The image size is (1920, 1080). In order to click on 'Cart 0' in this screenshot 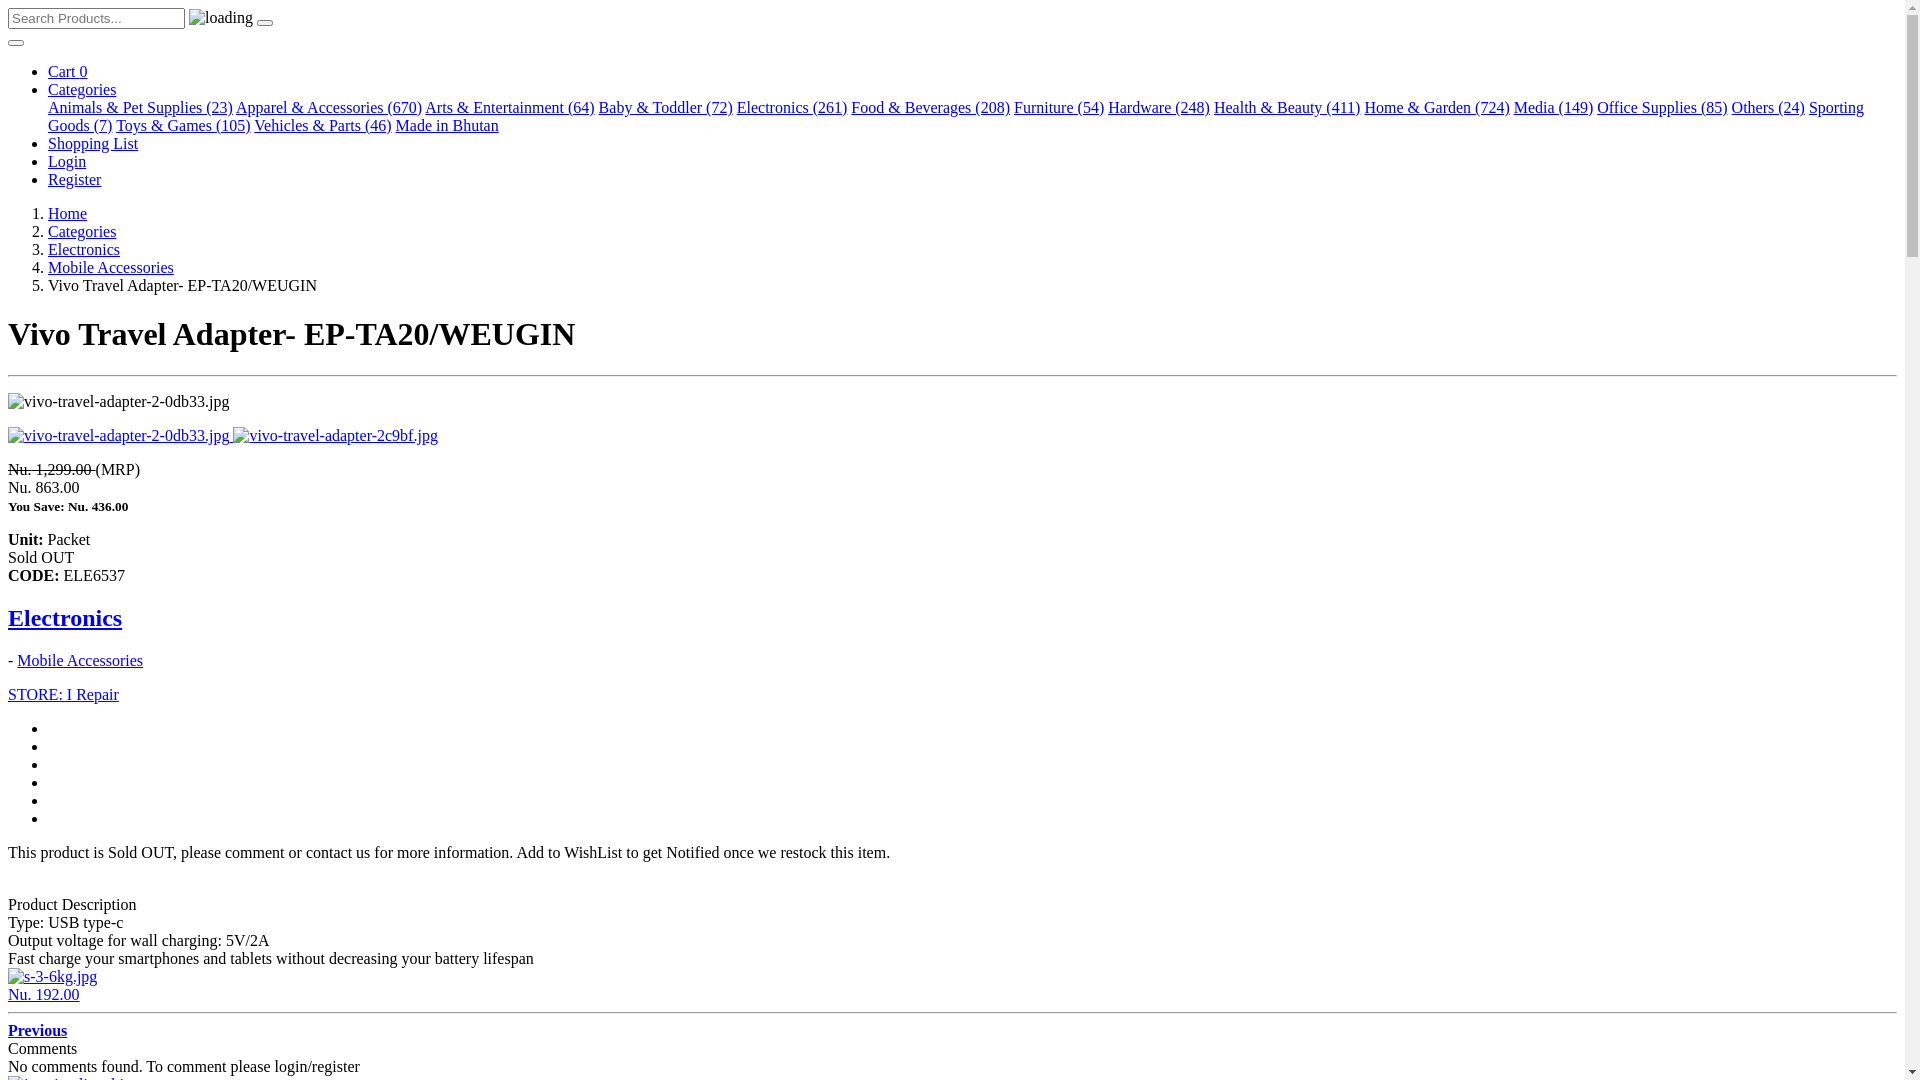, I will do `click(67, 70)`.